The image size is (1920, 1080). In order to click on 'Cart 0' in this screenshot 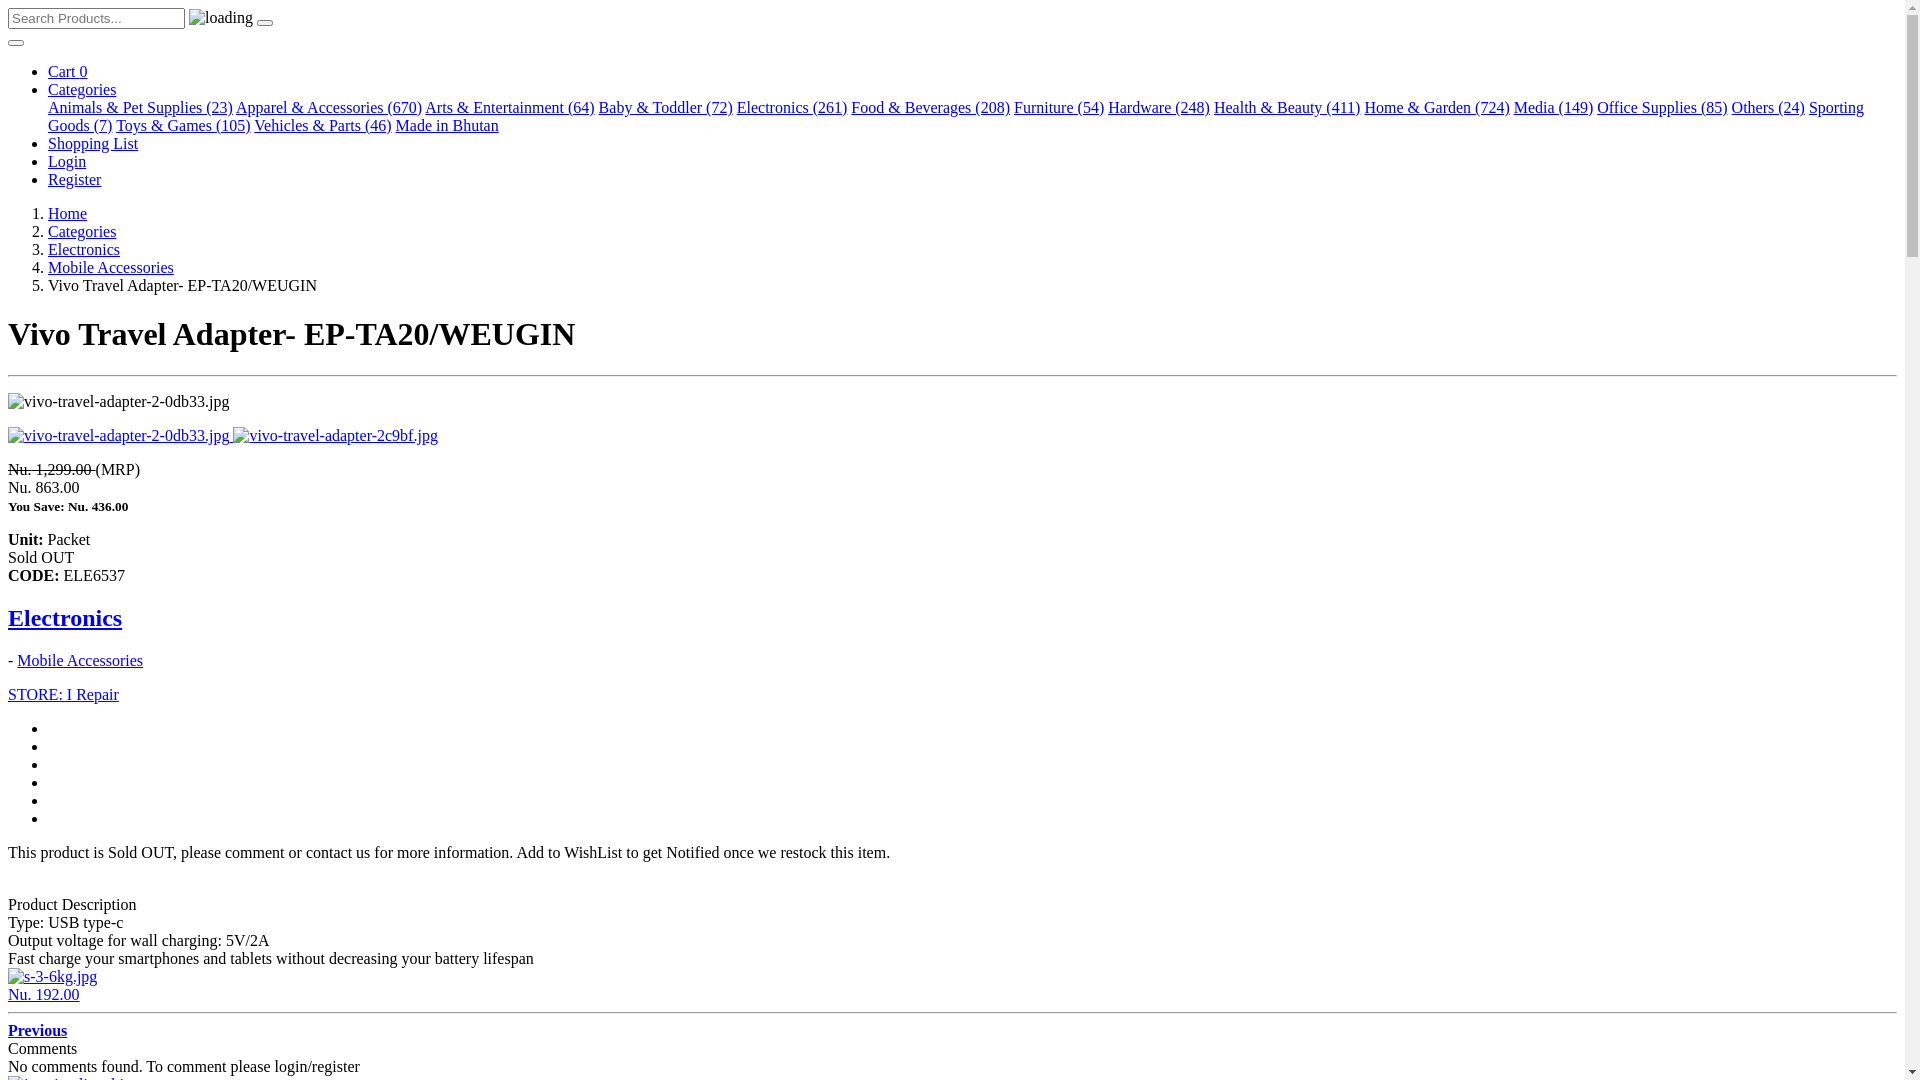, I will do `click(67, 70)`.